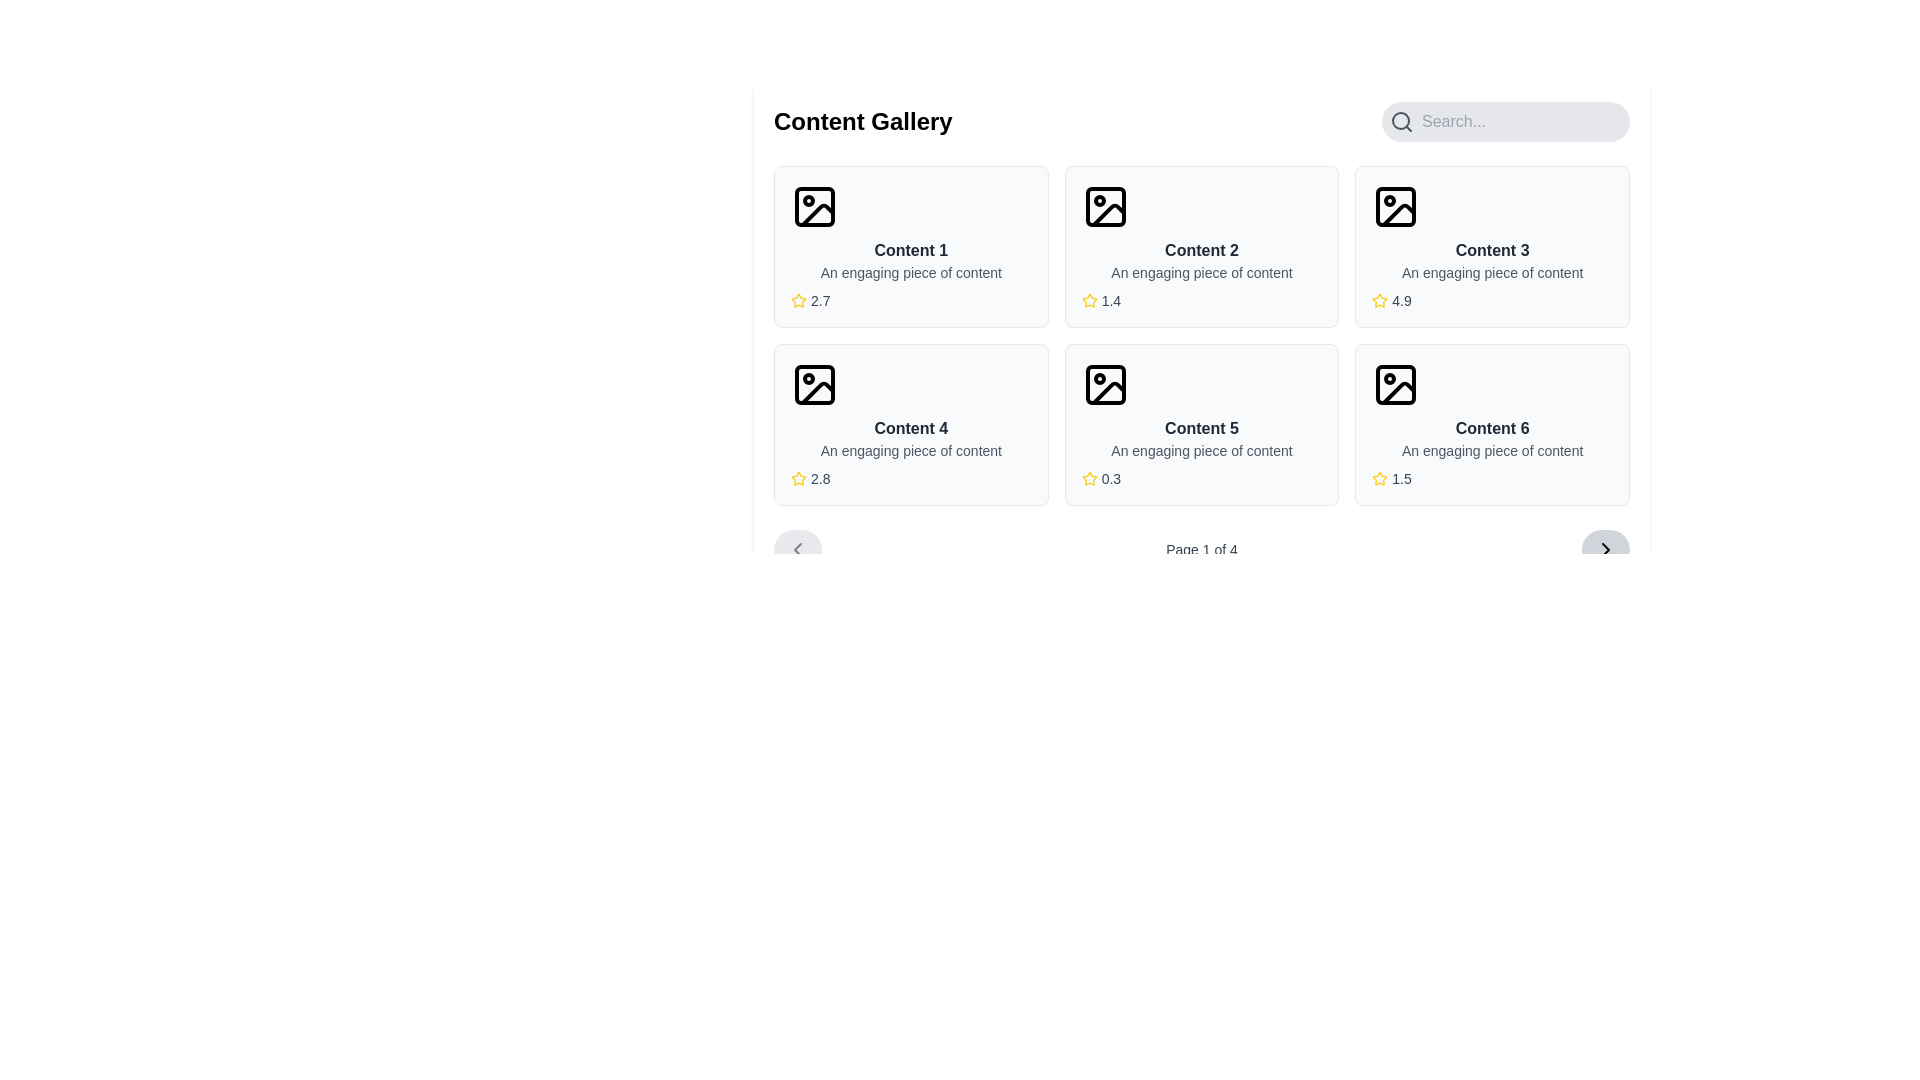 This screenshot has width=1920, height=1080. What do you see at coordinates (1492, 451) in the screenshot?
I see `the descriptive text label located beneath the 'Content 6' title in the sixth content card of the grid layout` at bounding box center [1492, 451].